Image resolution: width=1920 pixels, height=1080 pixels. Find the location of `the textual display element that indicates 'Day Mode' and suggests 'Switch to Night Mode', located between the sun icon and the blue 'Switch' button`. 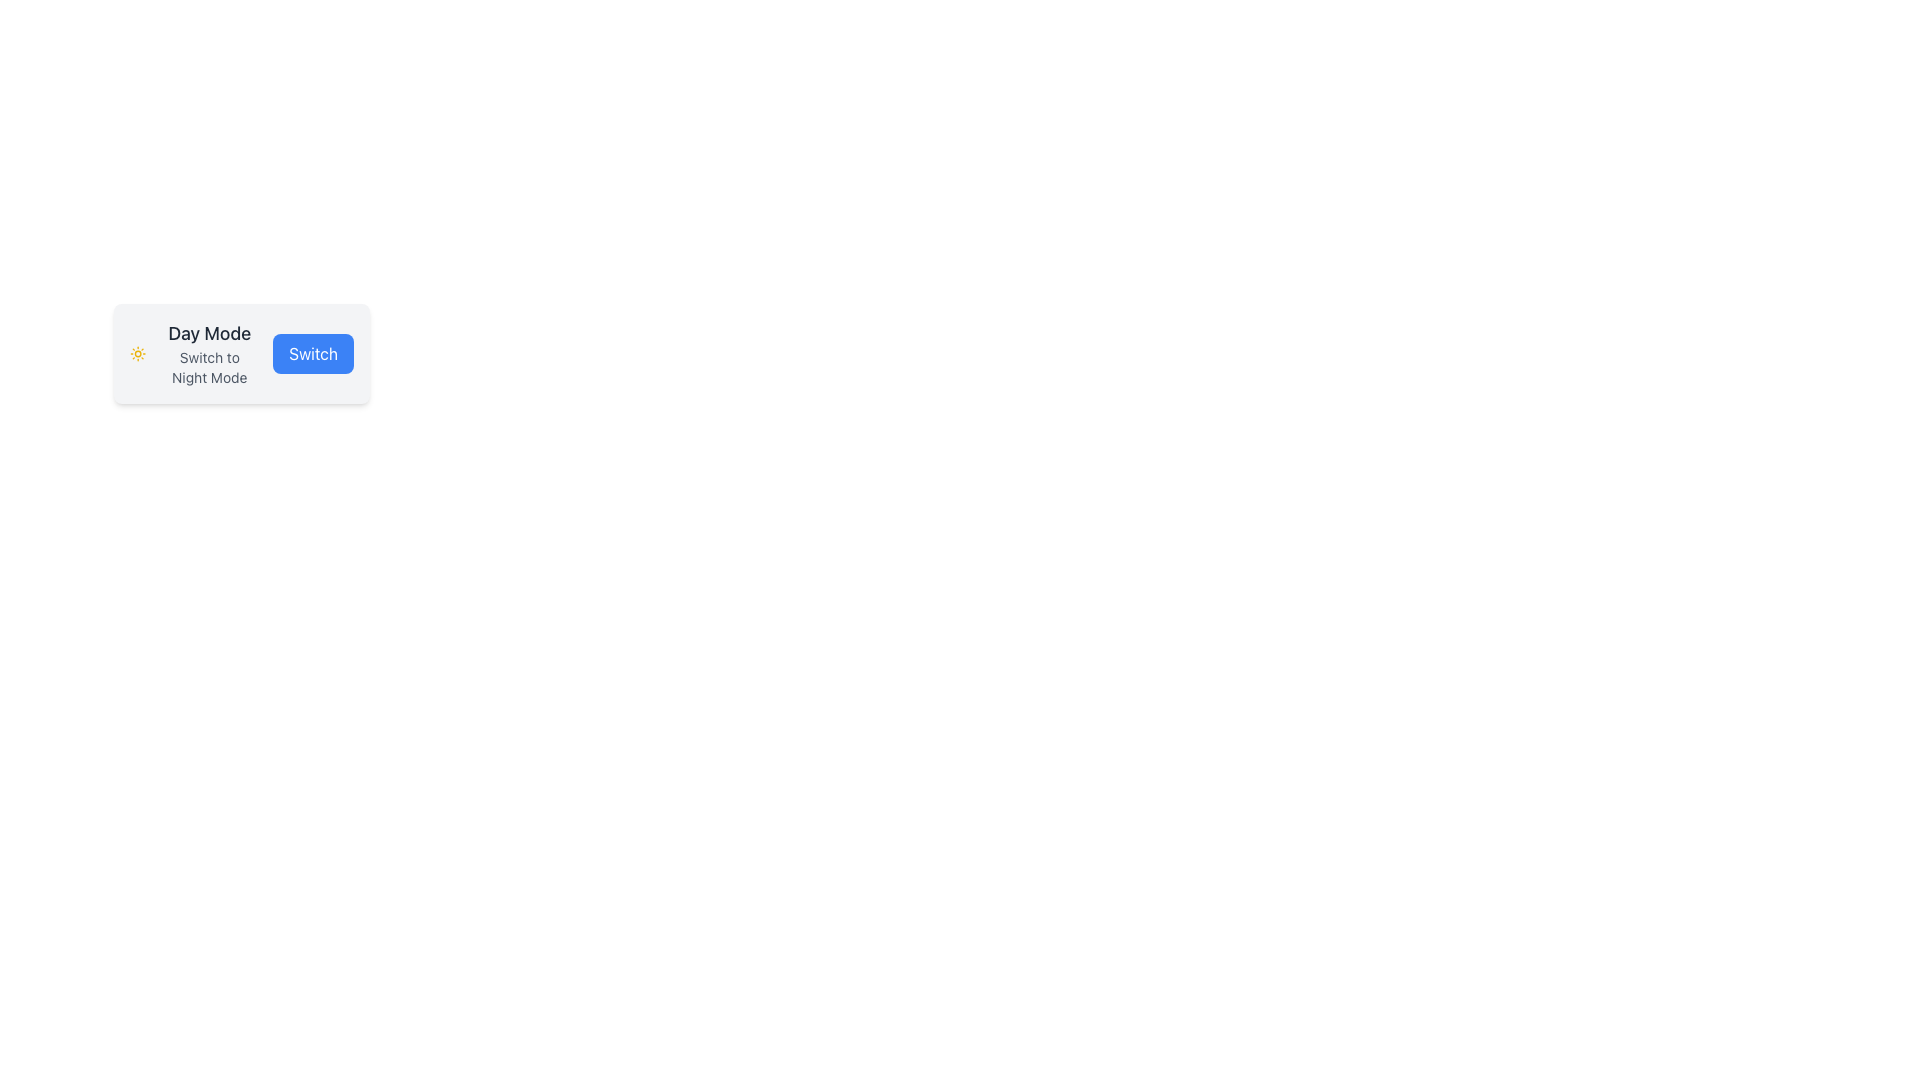

the textual display element that indicates 'Day Mode' and suggests 'Switch to Night Mode', located between the sun icon and the blue 'Switch' button is located at coordinates (209, 353).